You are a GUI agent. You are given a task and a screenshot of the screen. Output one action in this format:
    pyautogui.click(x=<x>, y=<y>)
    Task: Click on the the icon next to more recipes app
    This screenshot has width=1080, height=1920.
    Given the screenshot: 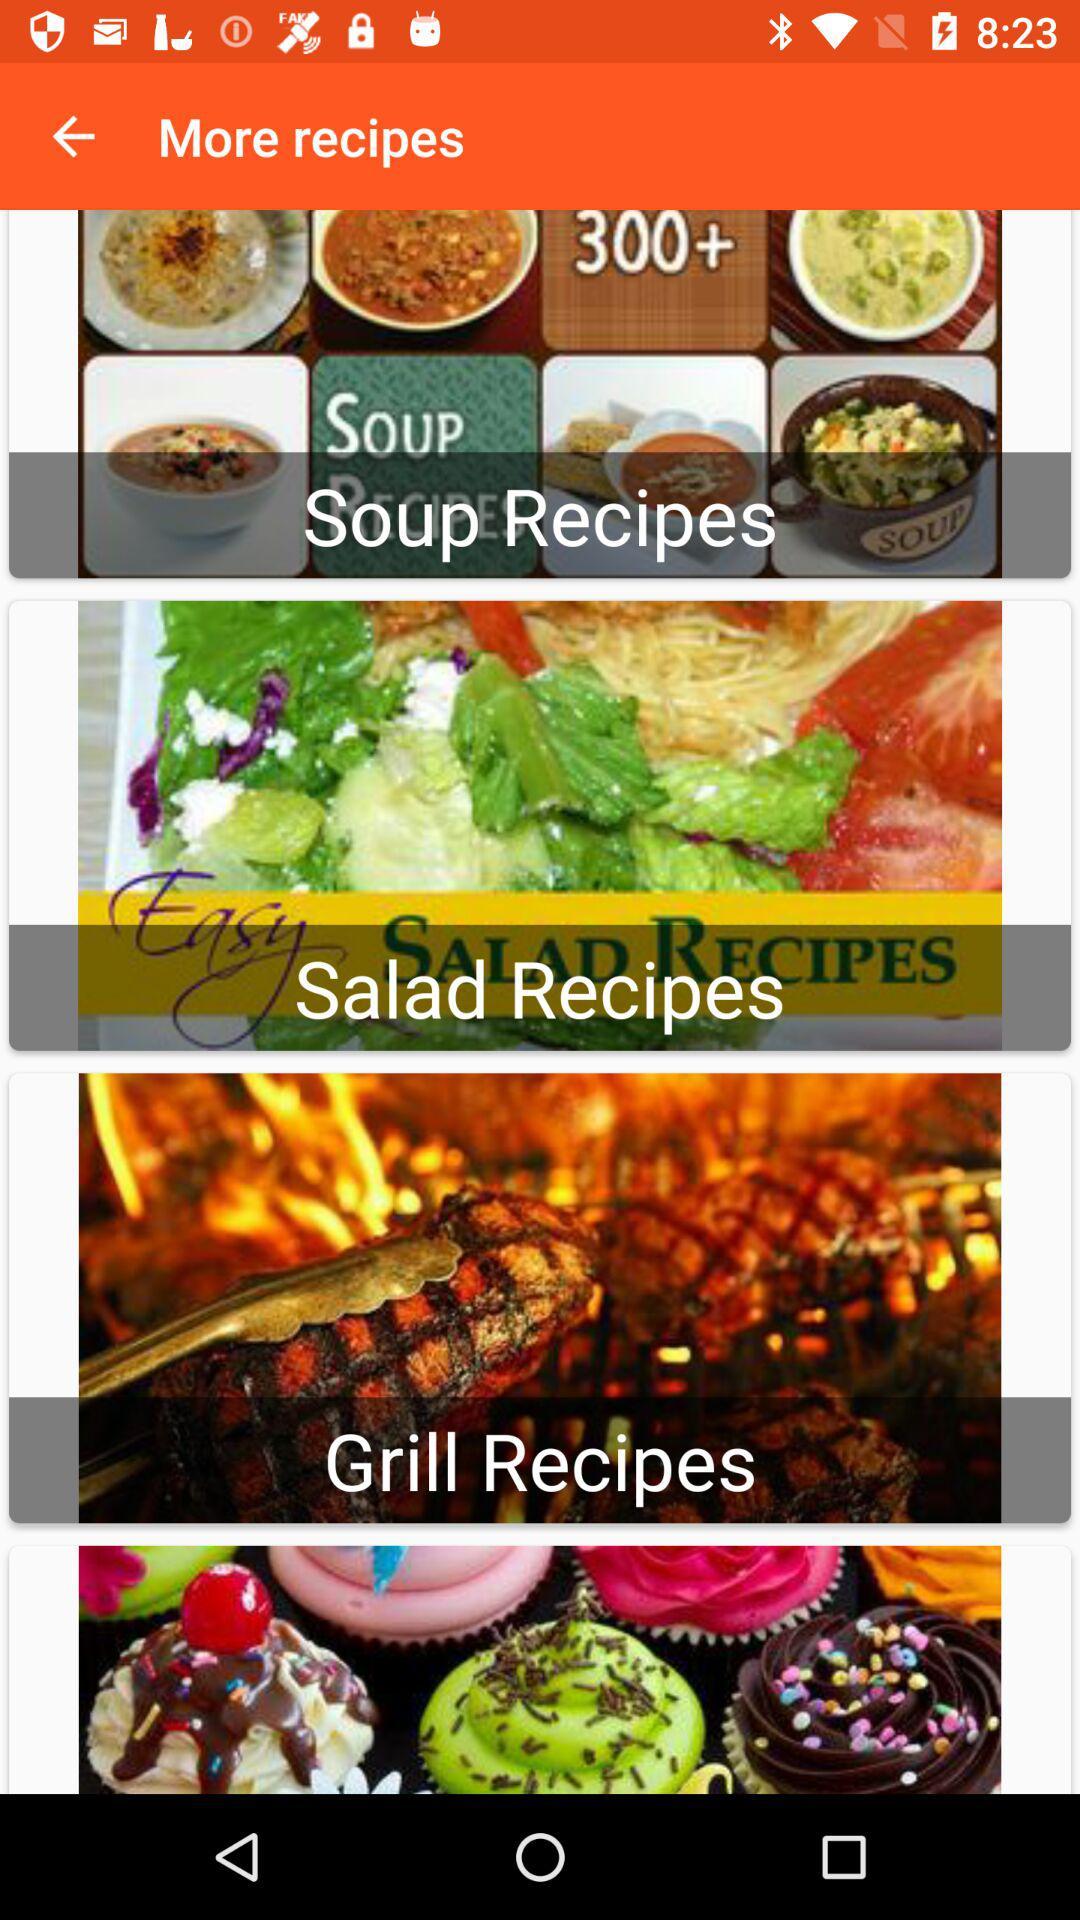 What is the action you would take?
    pyautogui.click(x=72, y=135)
    